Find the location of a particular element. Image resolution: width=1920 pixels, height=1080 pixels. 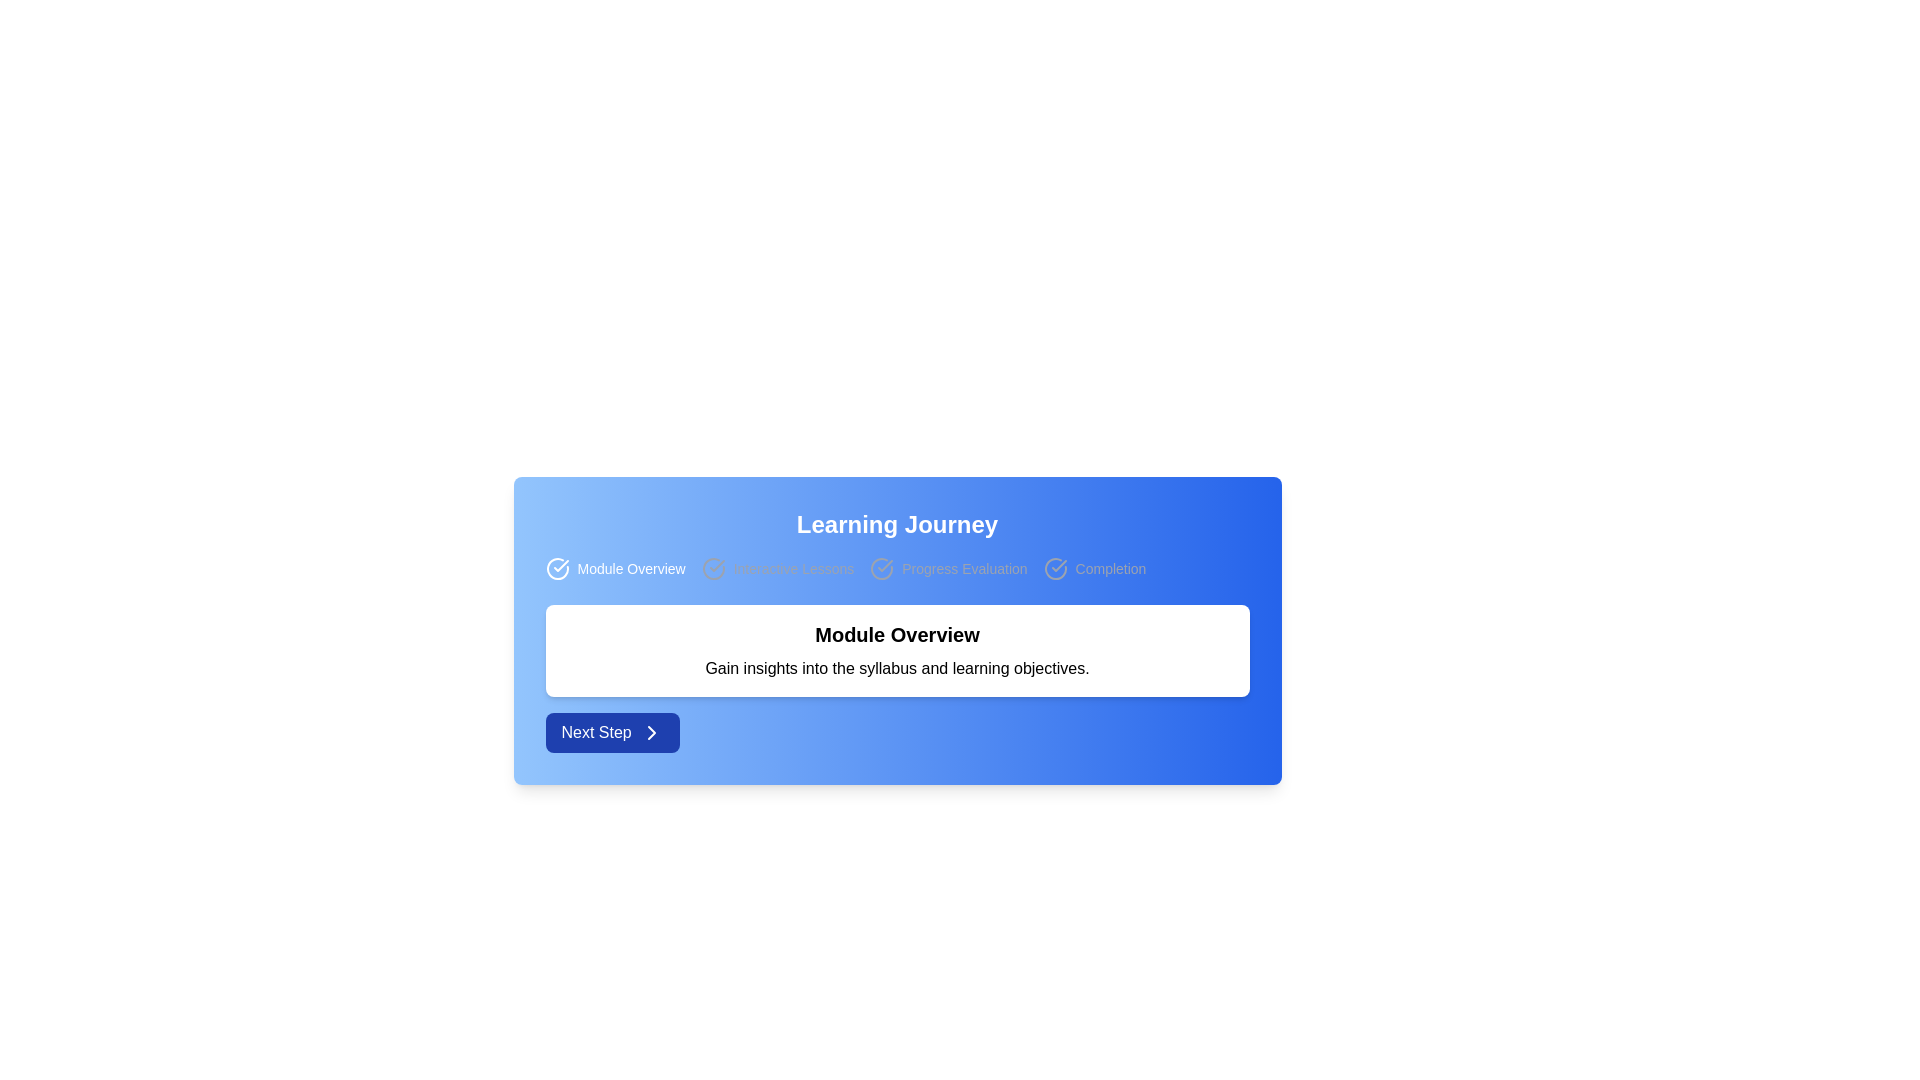

the visual state of the circular progress icon with a check mark, located in the top-left corner of the blue card layout is located at coordinates (557, 569).